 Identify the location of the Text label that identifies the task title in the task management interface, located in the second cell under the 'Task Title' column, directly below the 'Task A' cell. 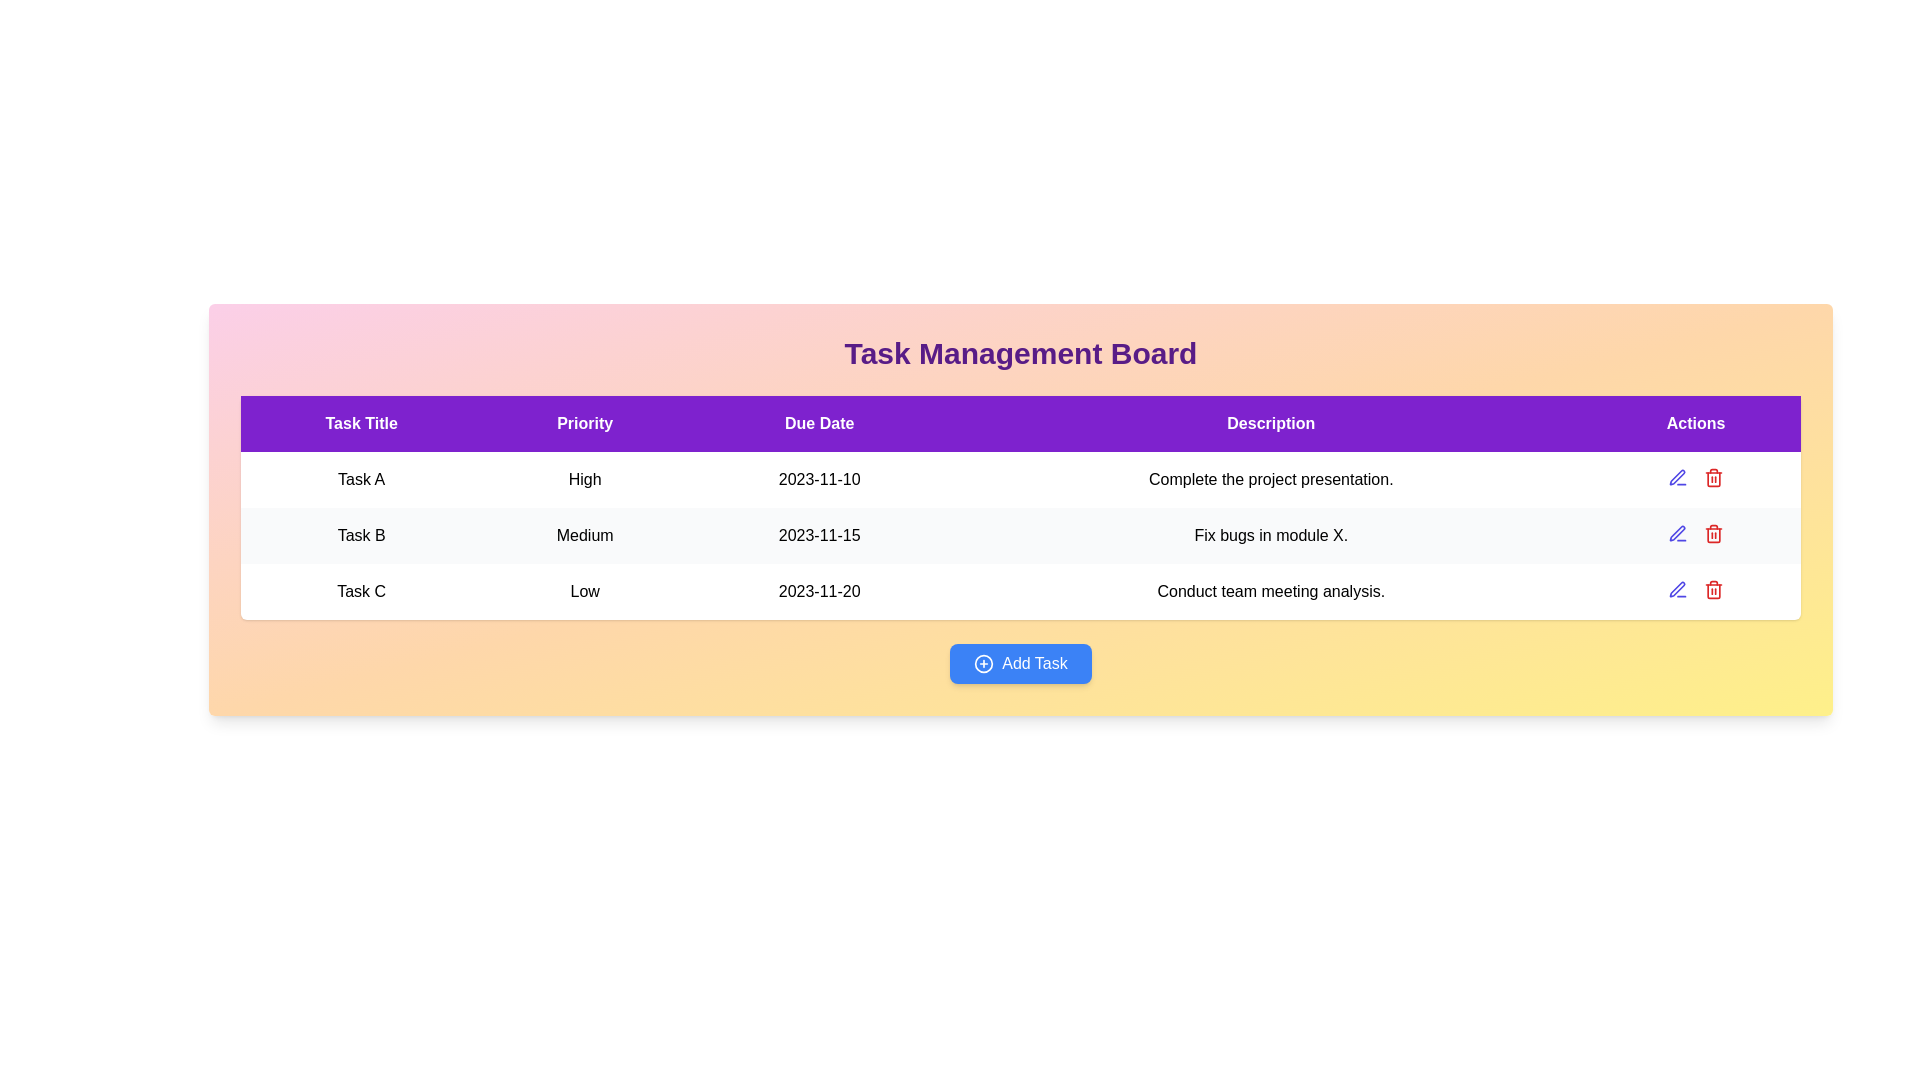
(361, 535).